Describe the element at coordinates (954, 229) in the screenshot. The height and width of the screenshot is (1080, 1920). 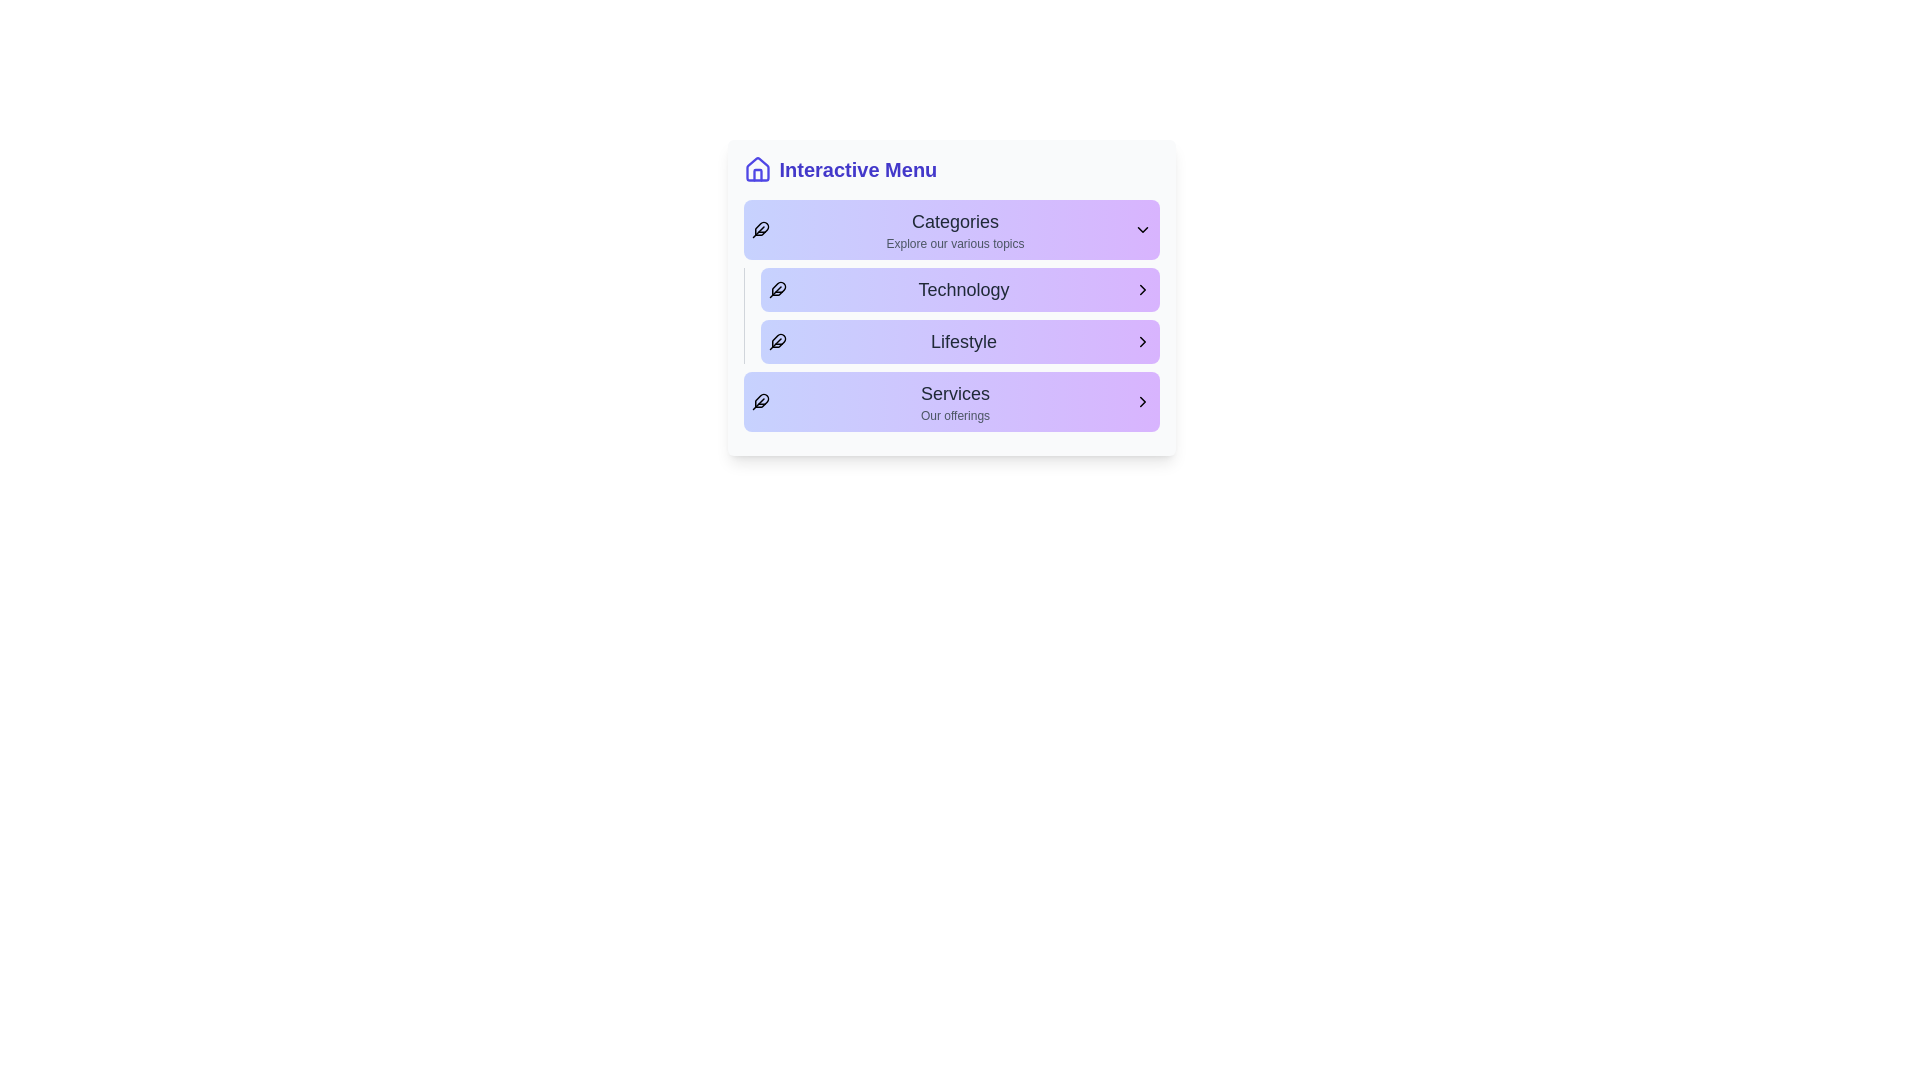
I see `the 'Categories' text header with subtitle` at that location.